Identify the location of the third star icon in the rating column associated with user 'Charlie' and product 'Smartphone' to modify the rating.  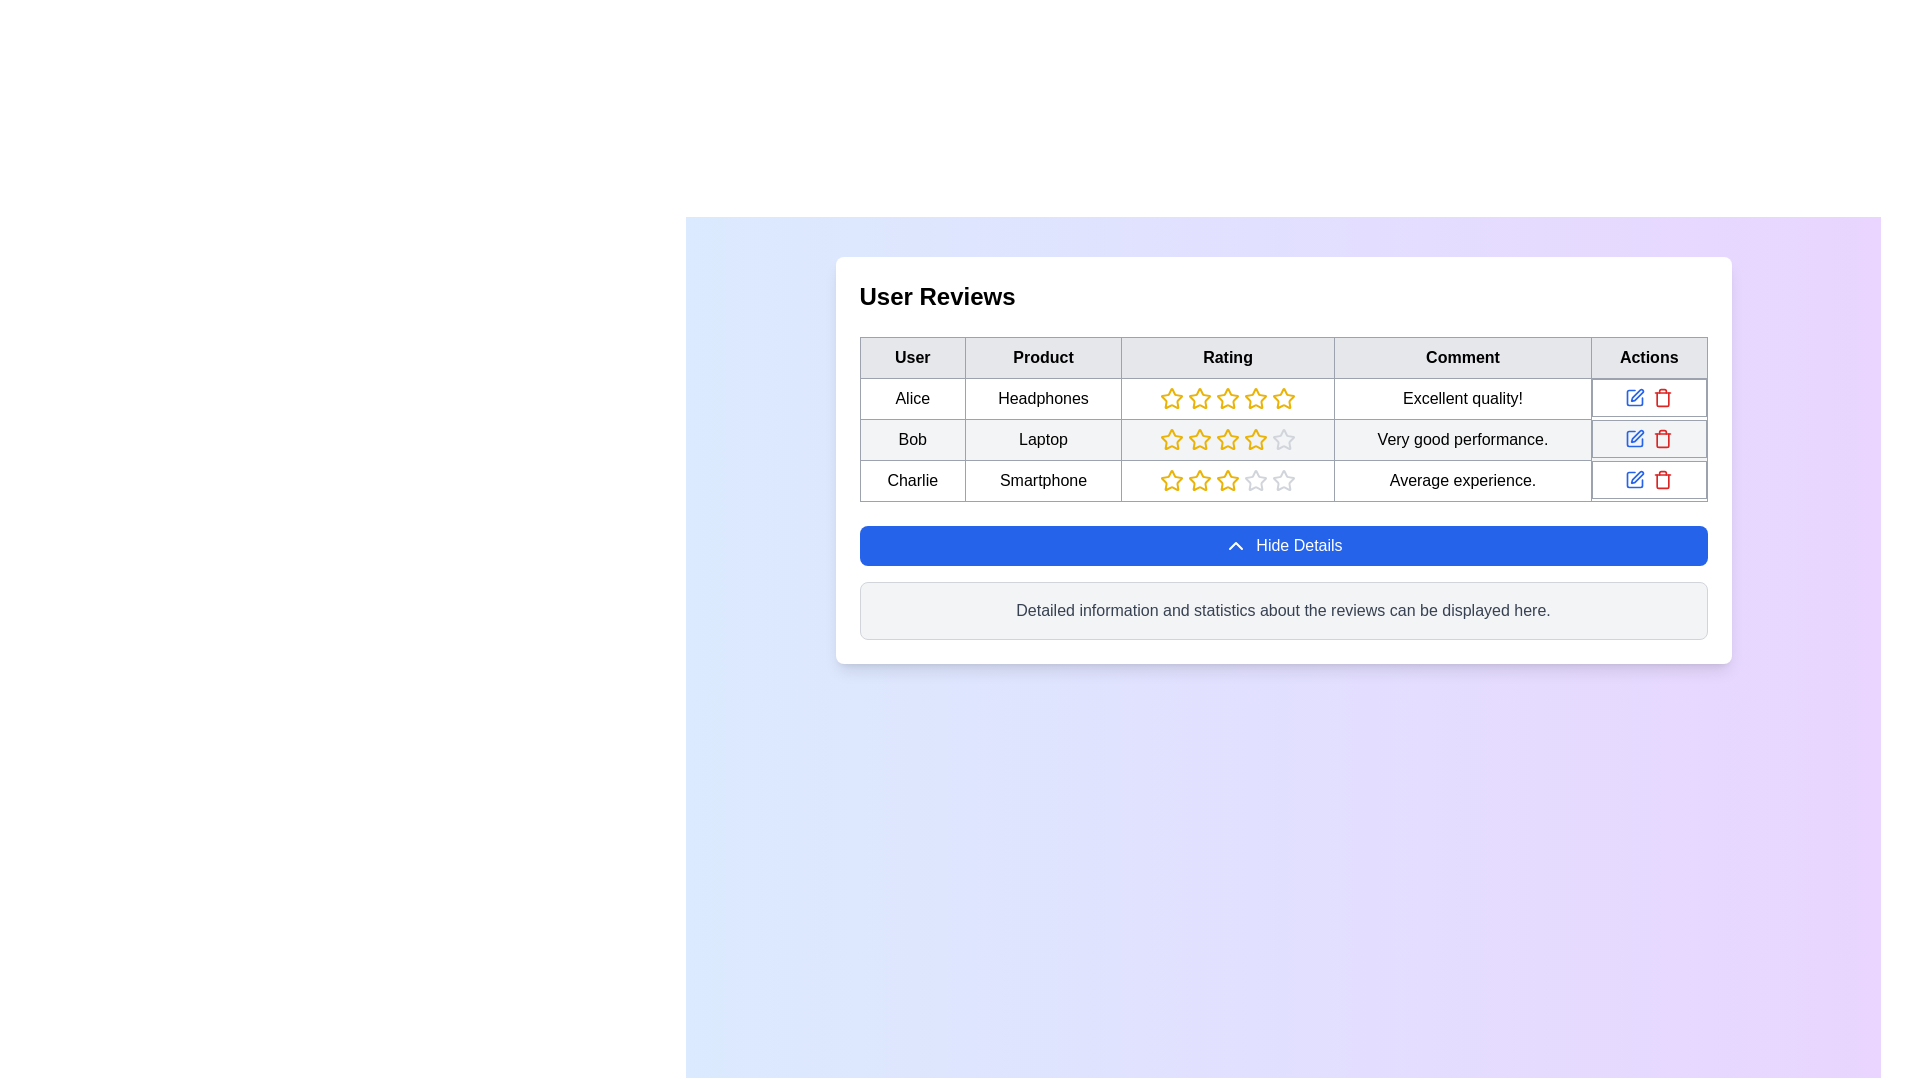
(1284, 480).